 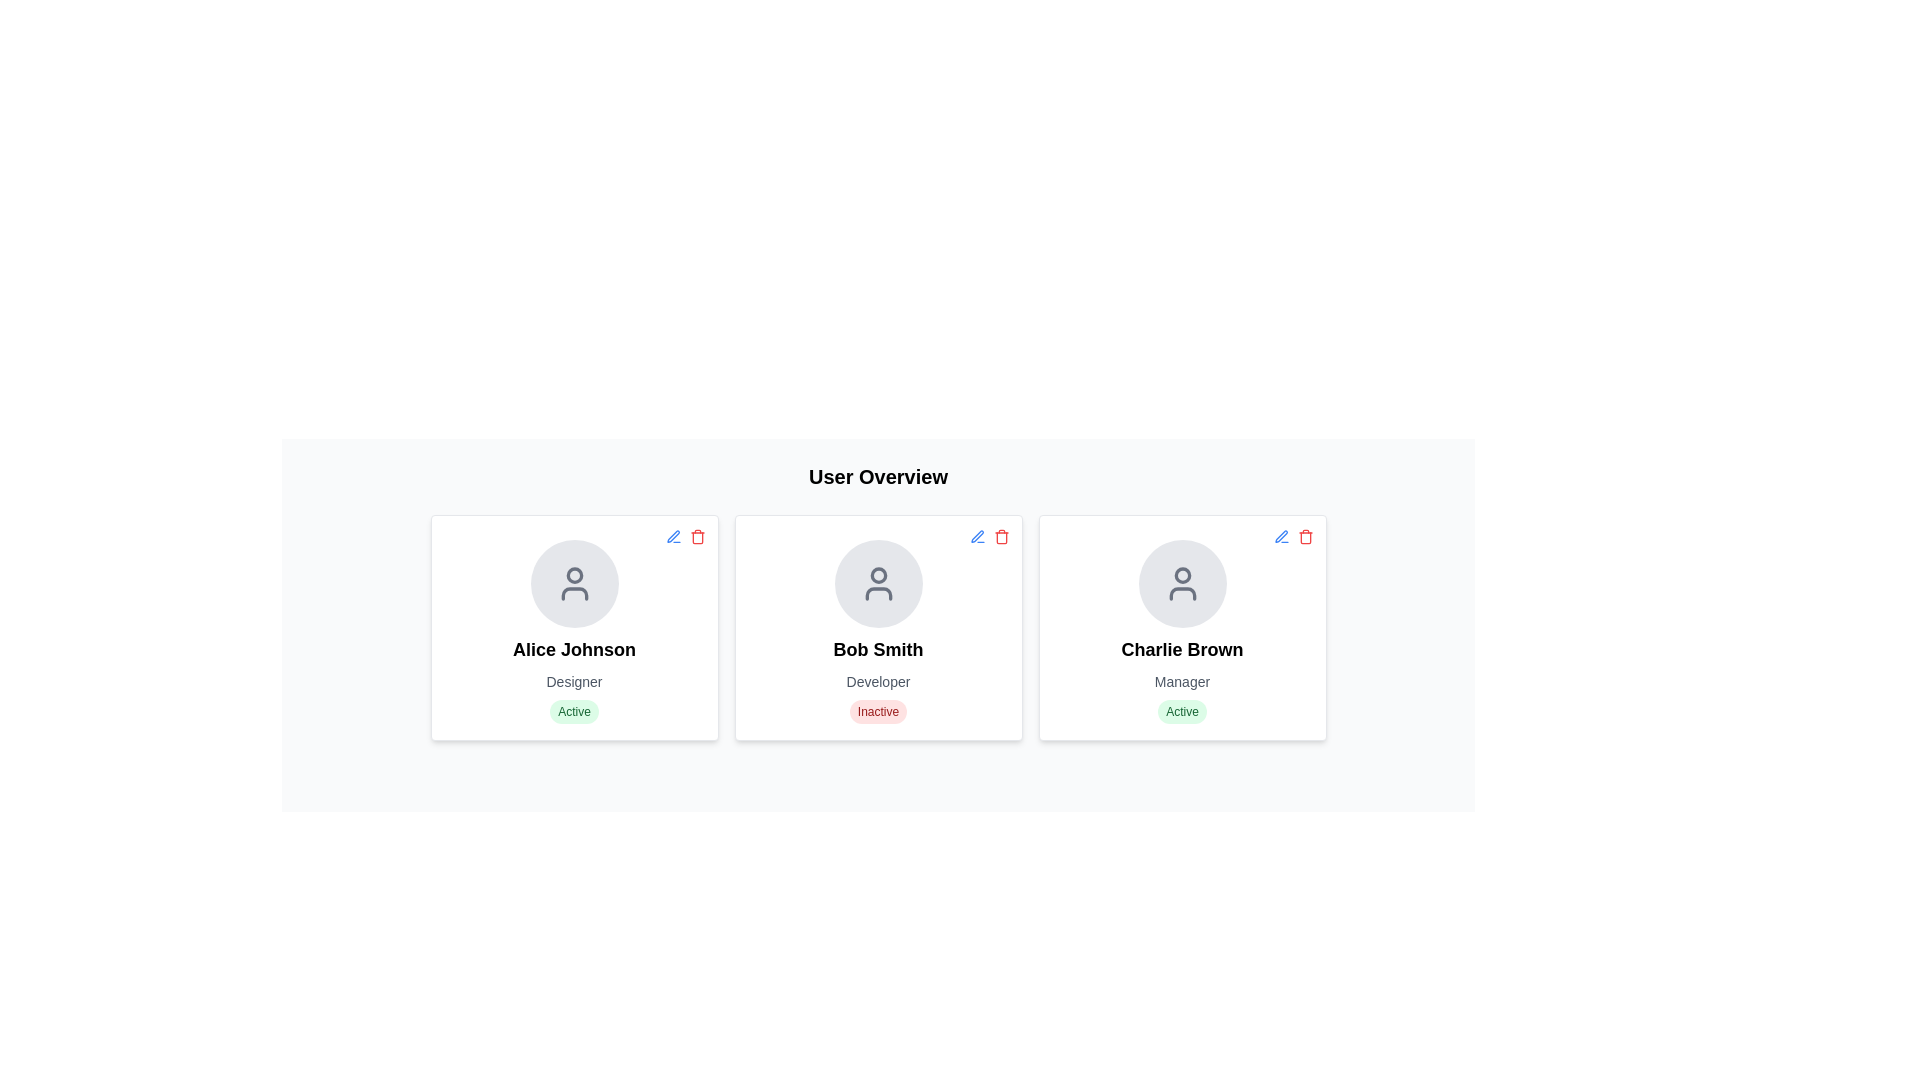 I want to click on the user icon located at the top-center of the card labeled 'Bob Smith', which visually represents a user with a circular background, so click(x=878, y=583).